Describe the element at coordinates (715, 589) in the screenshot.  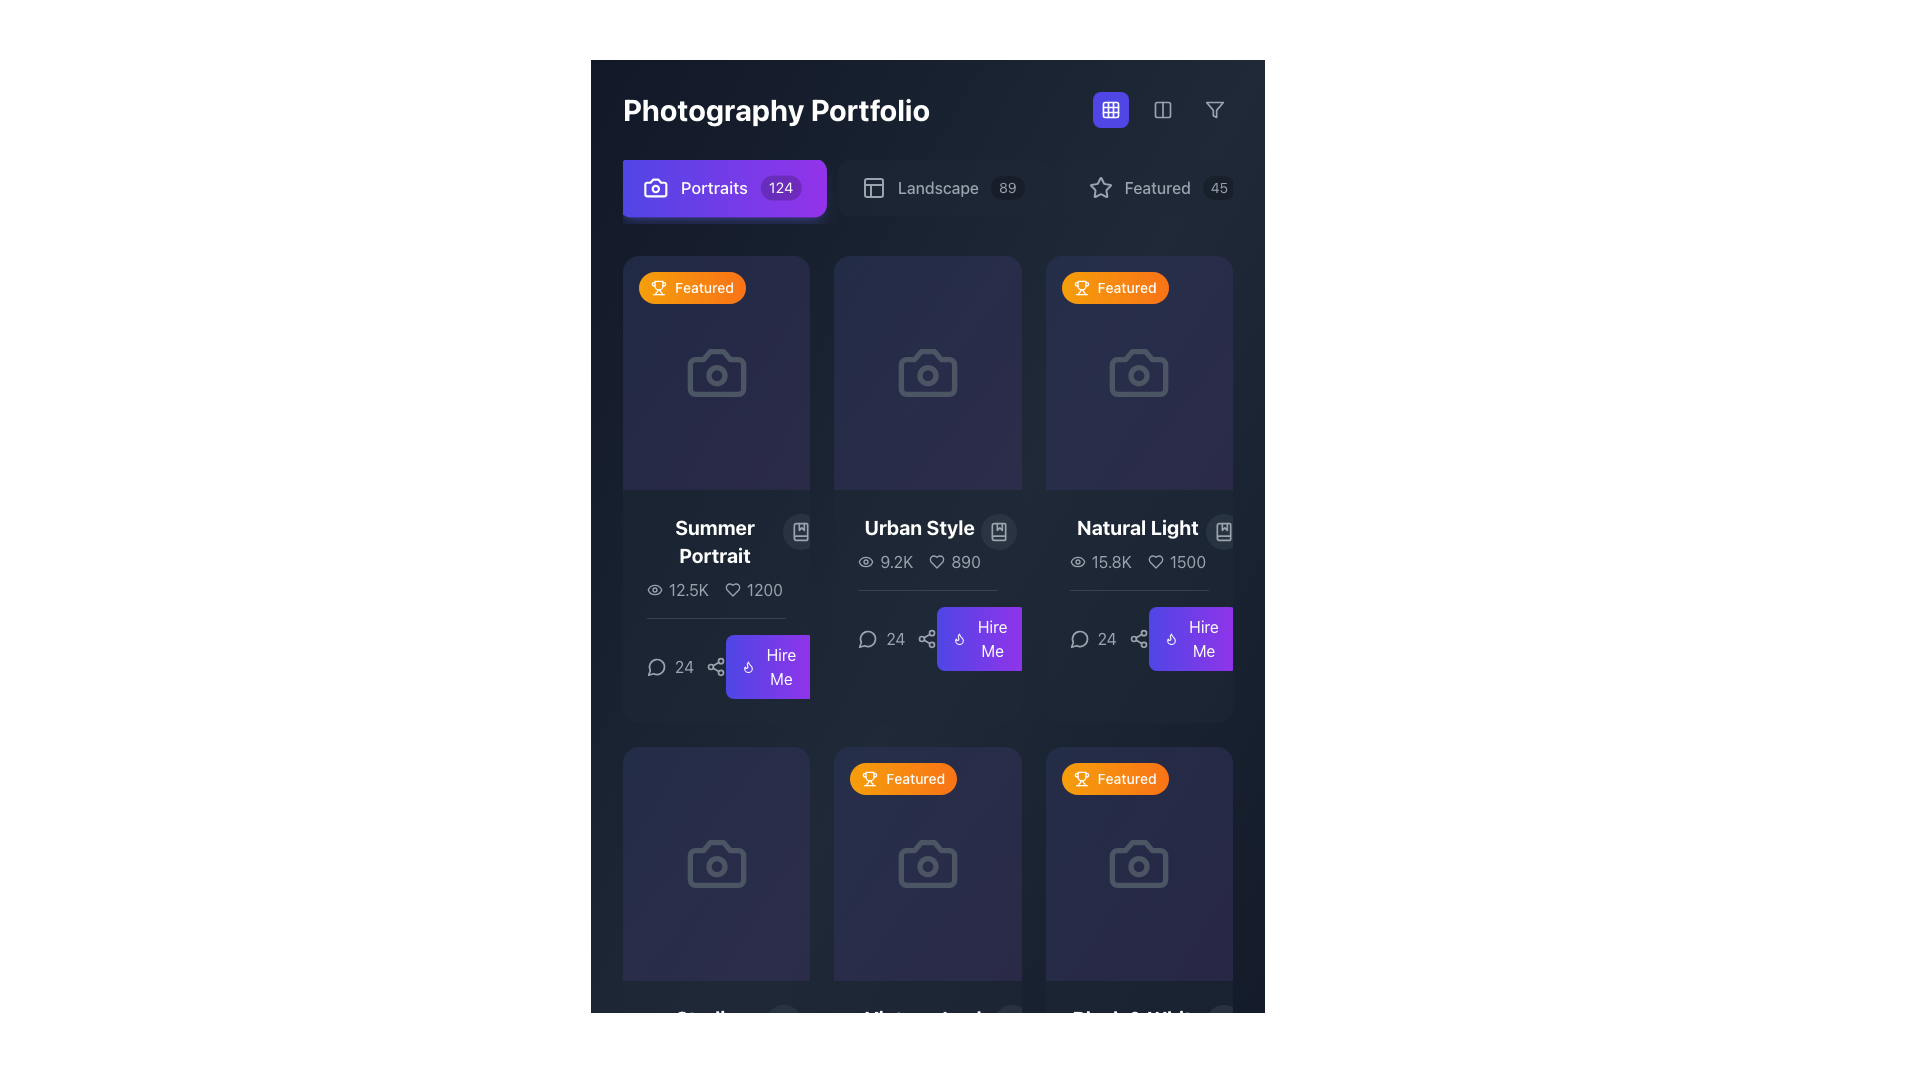
I see `the Engagement statistics bar located beneath the 'Summer Portrait' title, which displays an eye icon and a heart icon with their respective counts of 12.5K views and 1200 likes` at that location.